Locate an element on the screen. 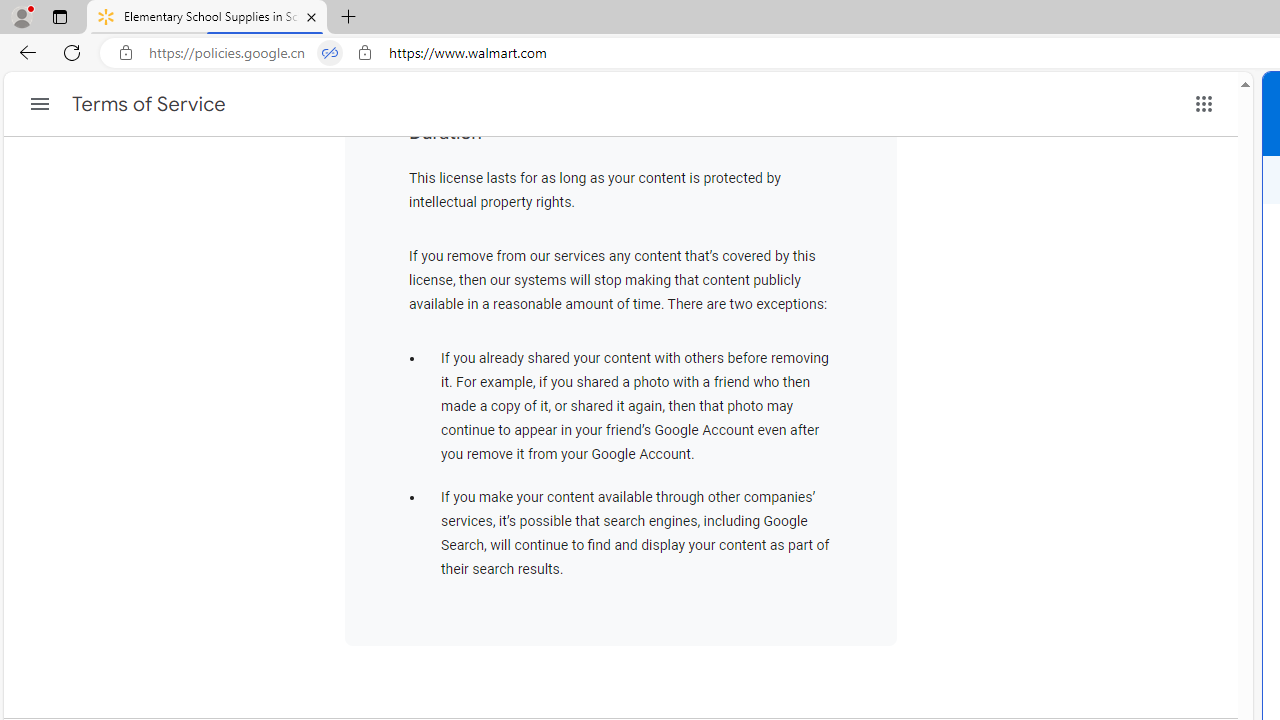  'Close tab' is located at coordinates (310, 17).